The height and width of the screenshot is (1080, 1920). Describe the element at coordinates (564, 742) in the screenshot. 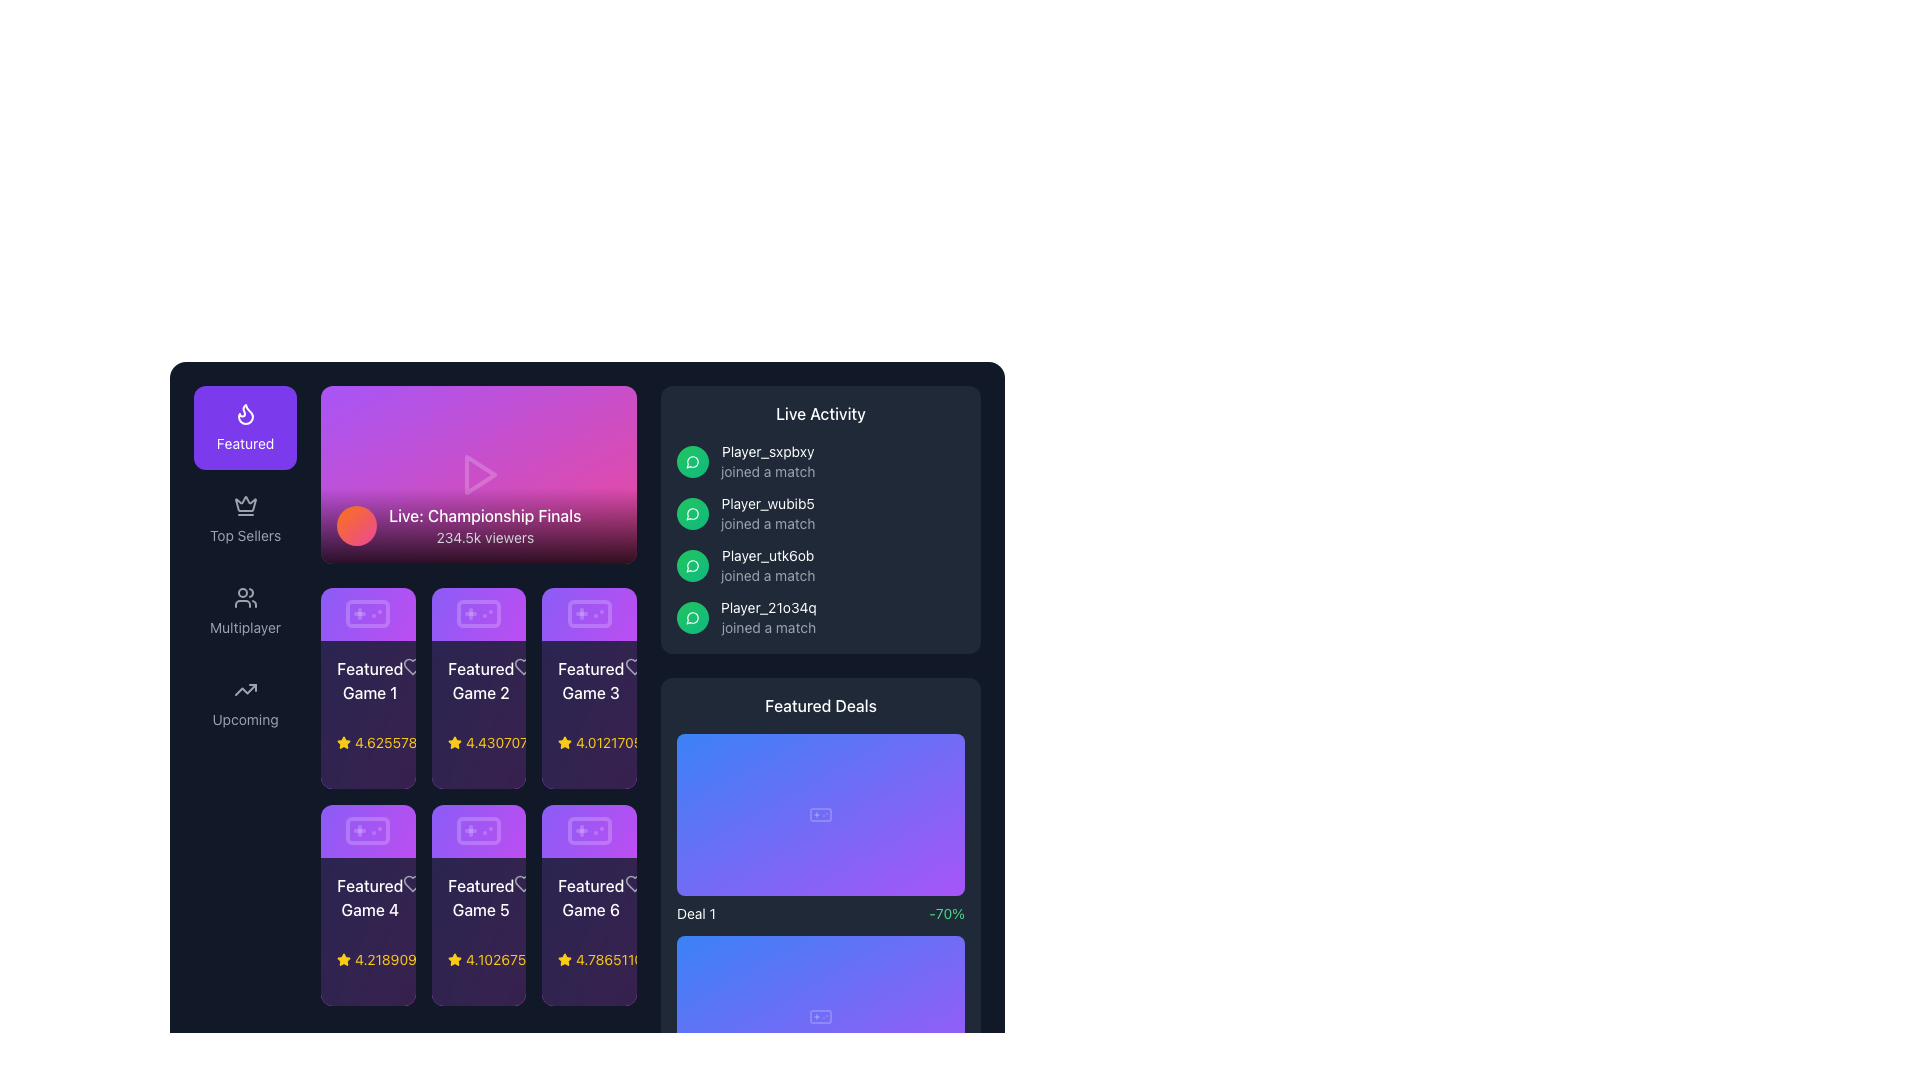

I see `the star icon located in the bottom-left corner of the third card from the left in the grid of featured games, which represents user ratings` at that location.